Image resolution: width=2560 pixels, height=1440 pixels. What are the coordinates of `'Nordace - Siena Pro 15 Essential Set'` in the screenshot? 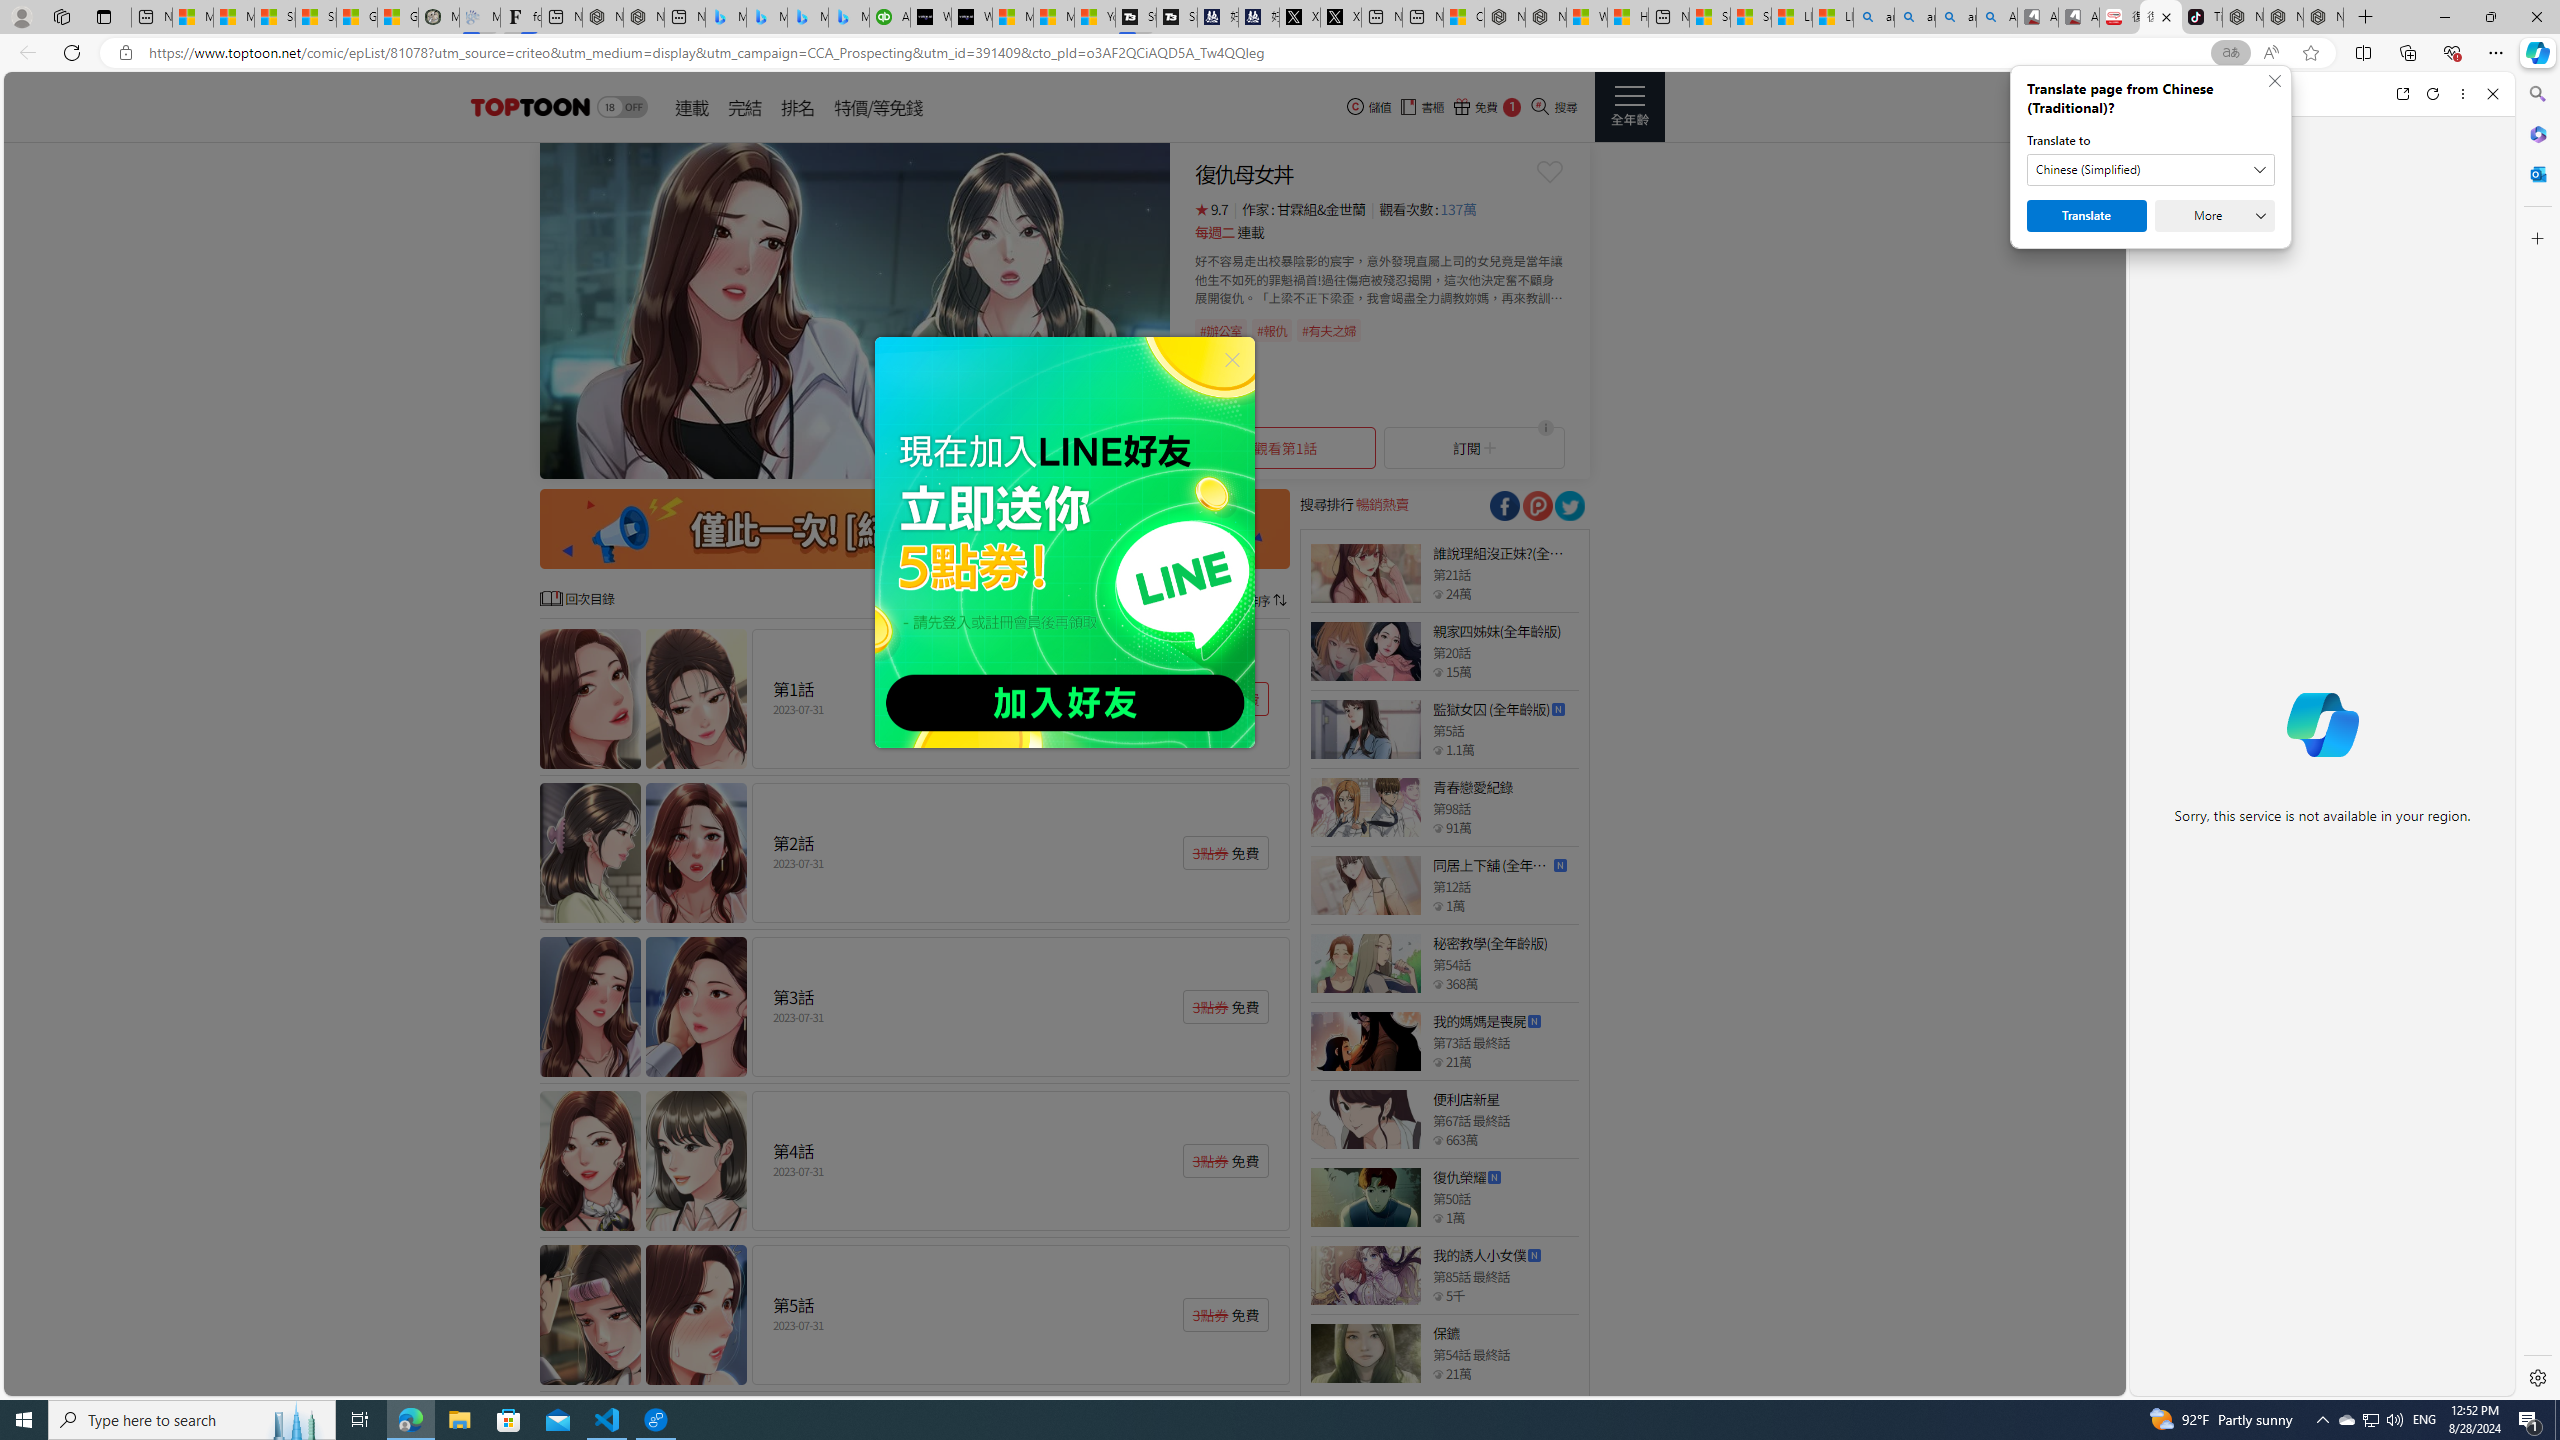 It's located at (2323, 16).